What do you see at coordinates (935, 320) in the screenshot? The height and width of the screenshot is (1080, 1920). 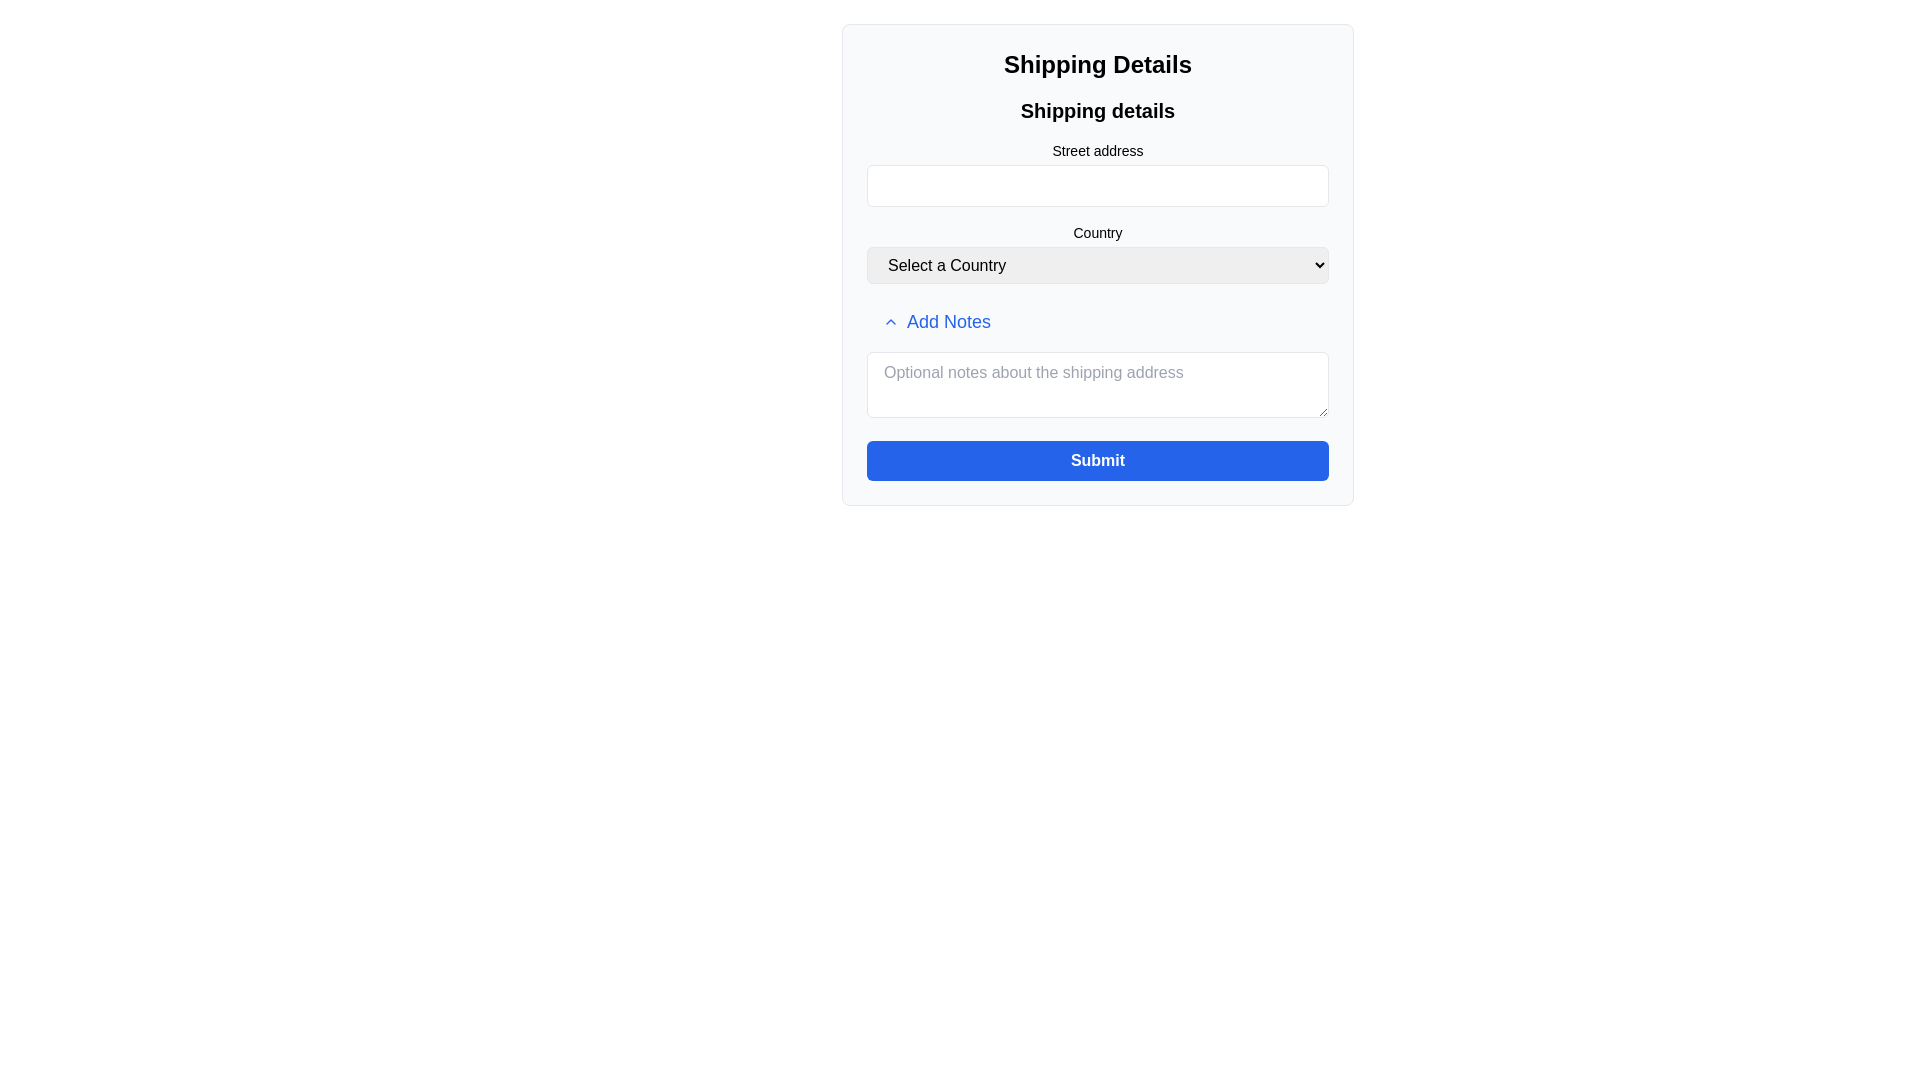 I see `the Interactive Button-Like Toggle` at bounding box center [935, 320].